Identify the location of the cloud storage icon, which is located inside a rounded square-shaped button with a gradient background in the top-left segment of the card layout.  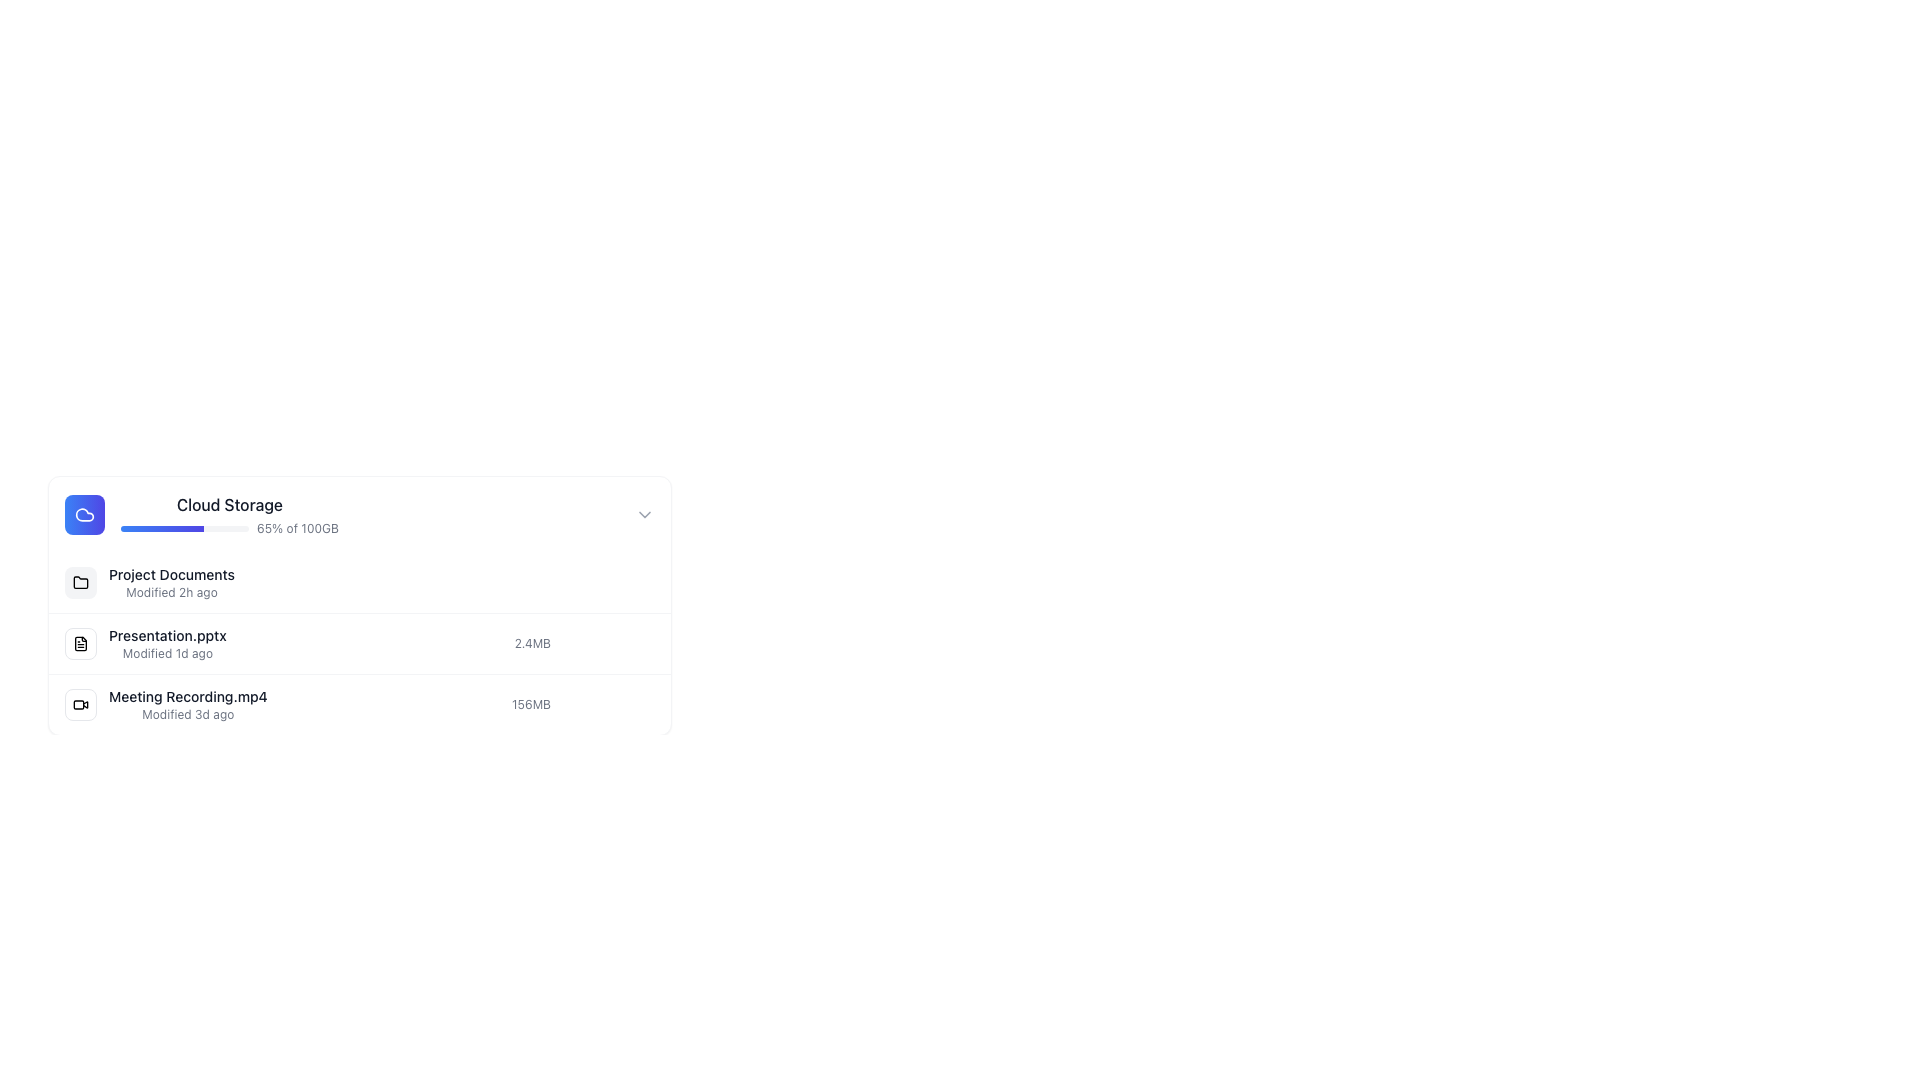
(84, 514).